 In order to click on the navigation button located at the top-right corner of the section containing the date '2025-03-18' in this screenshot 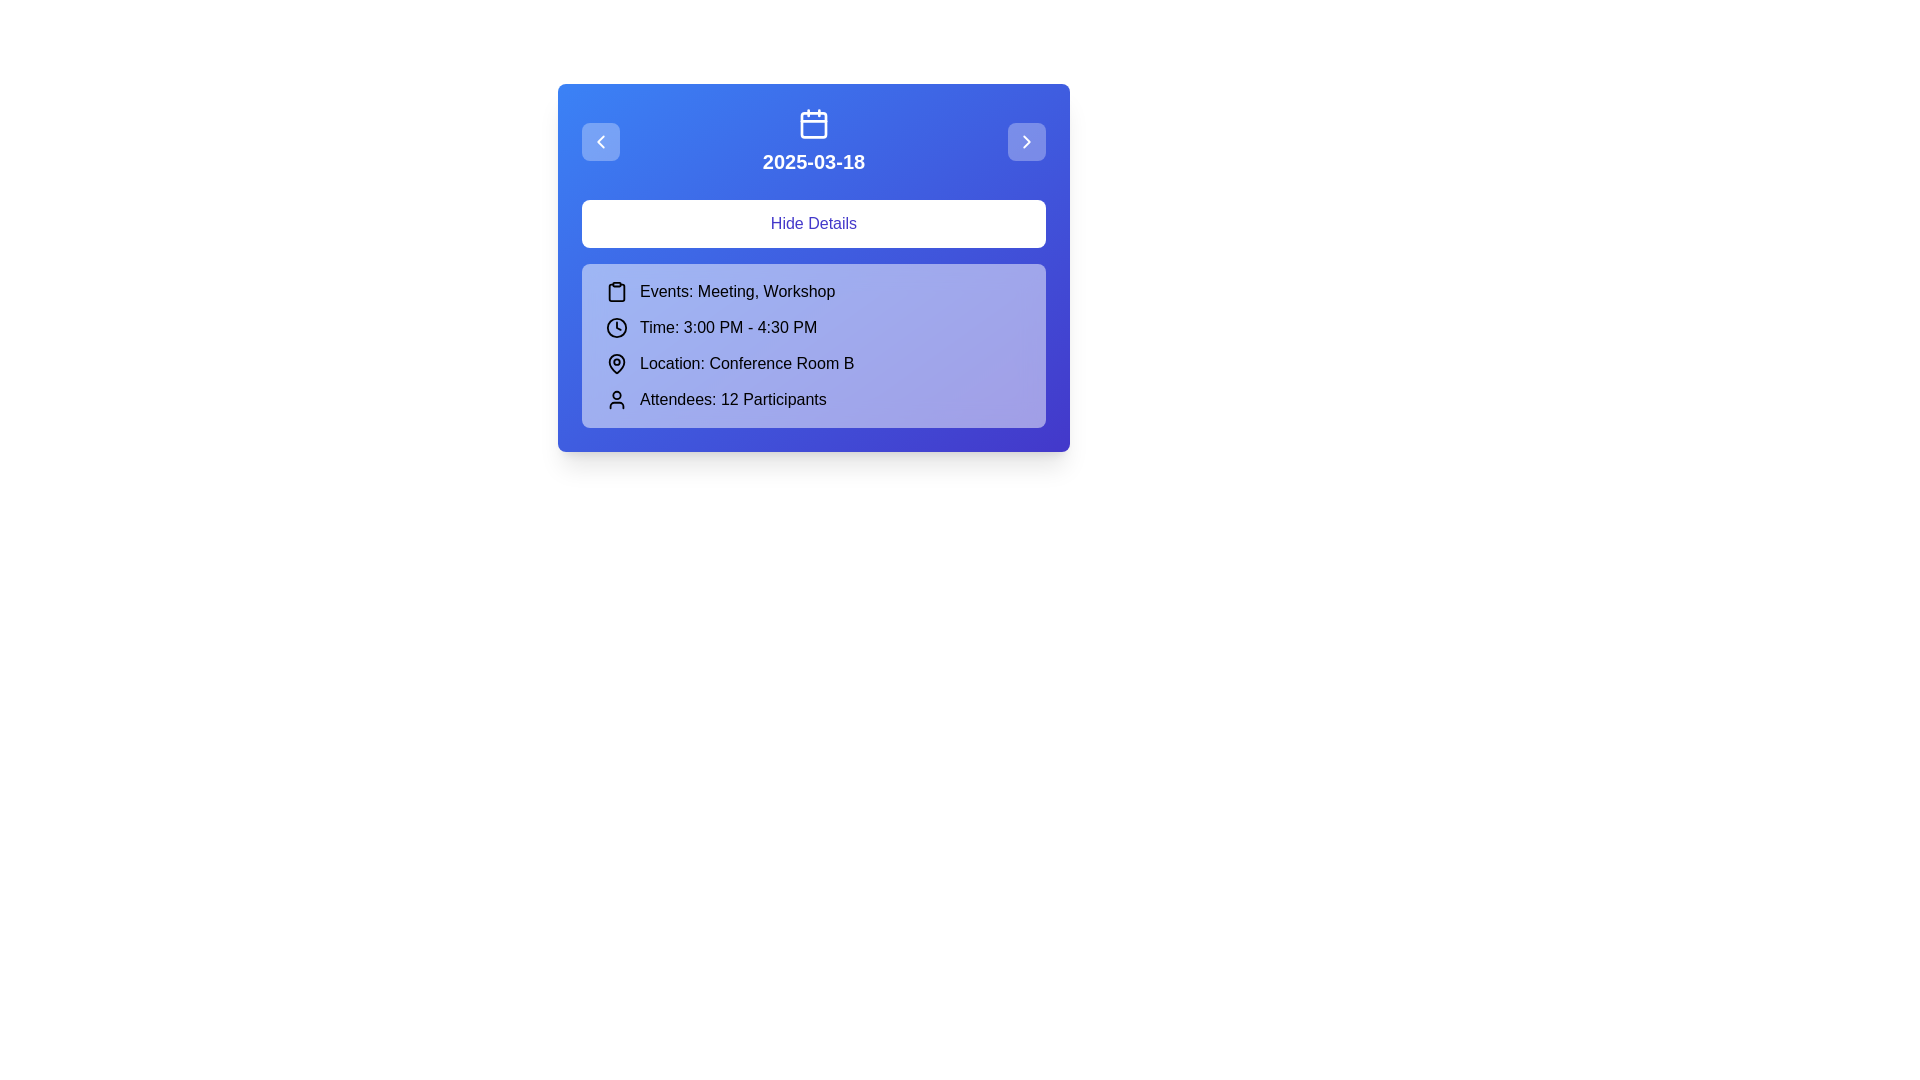, I will do `click(1027, 141)`.